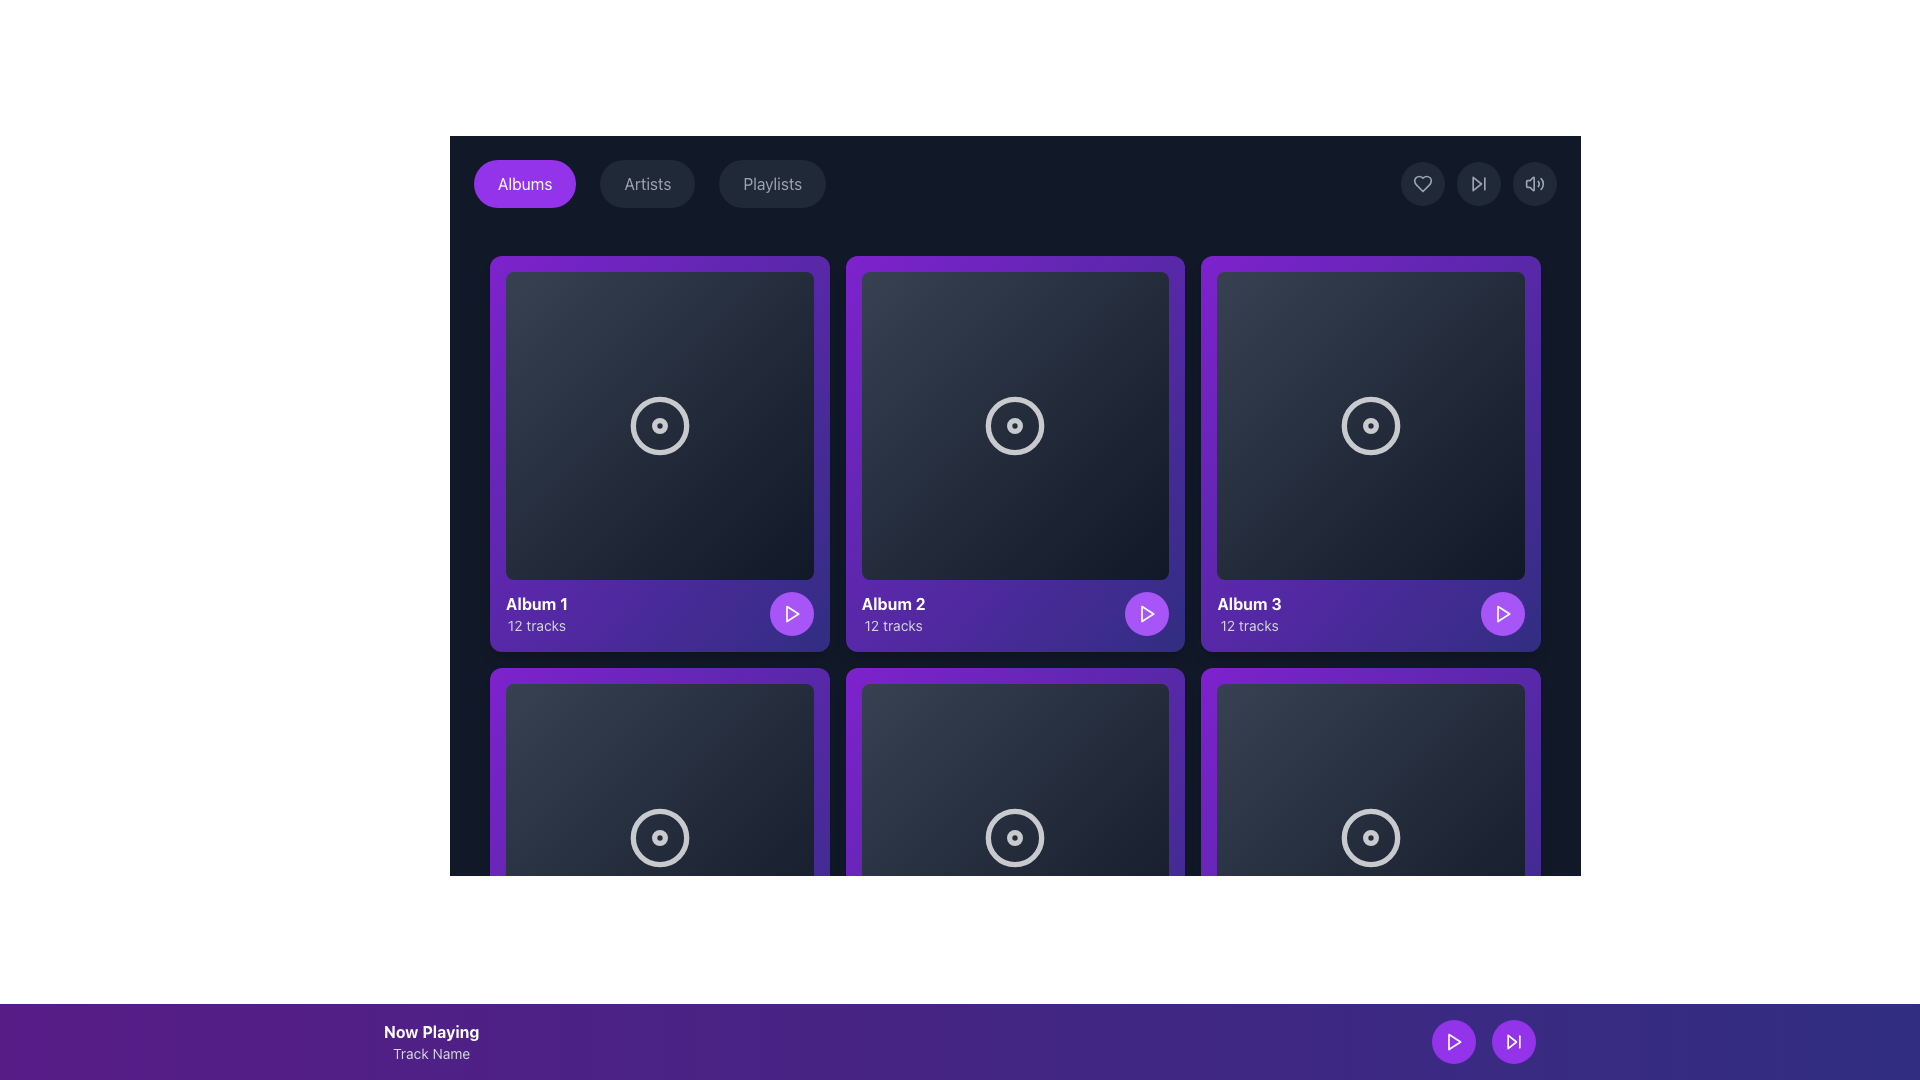 This screenshot has height=1080, width=1920. Describe the element at coordinates (1534, 184) in the screenshot. I see `the third button in the upper-right corner of the interface` at that location.